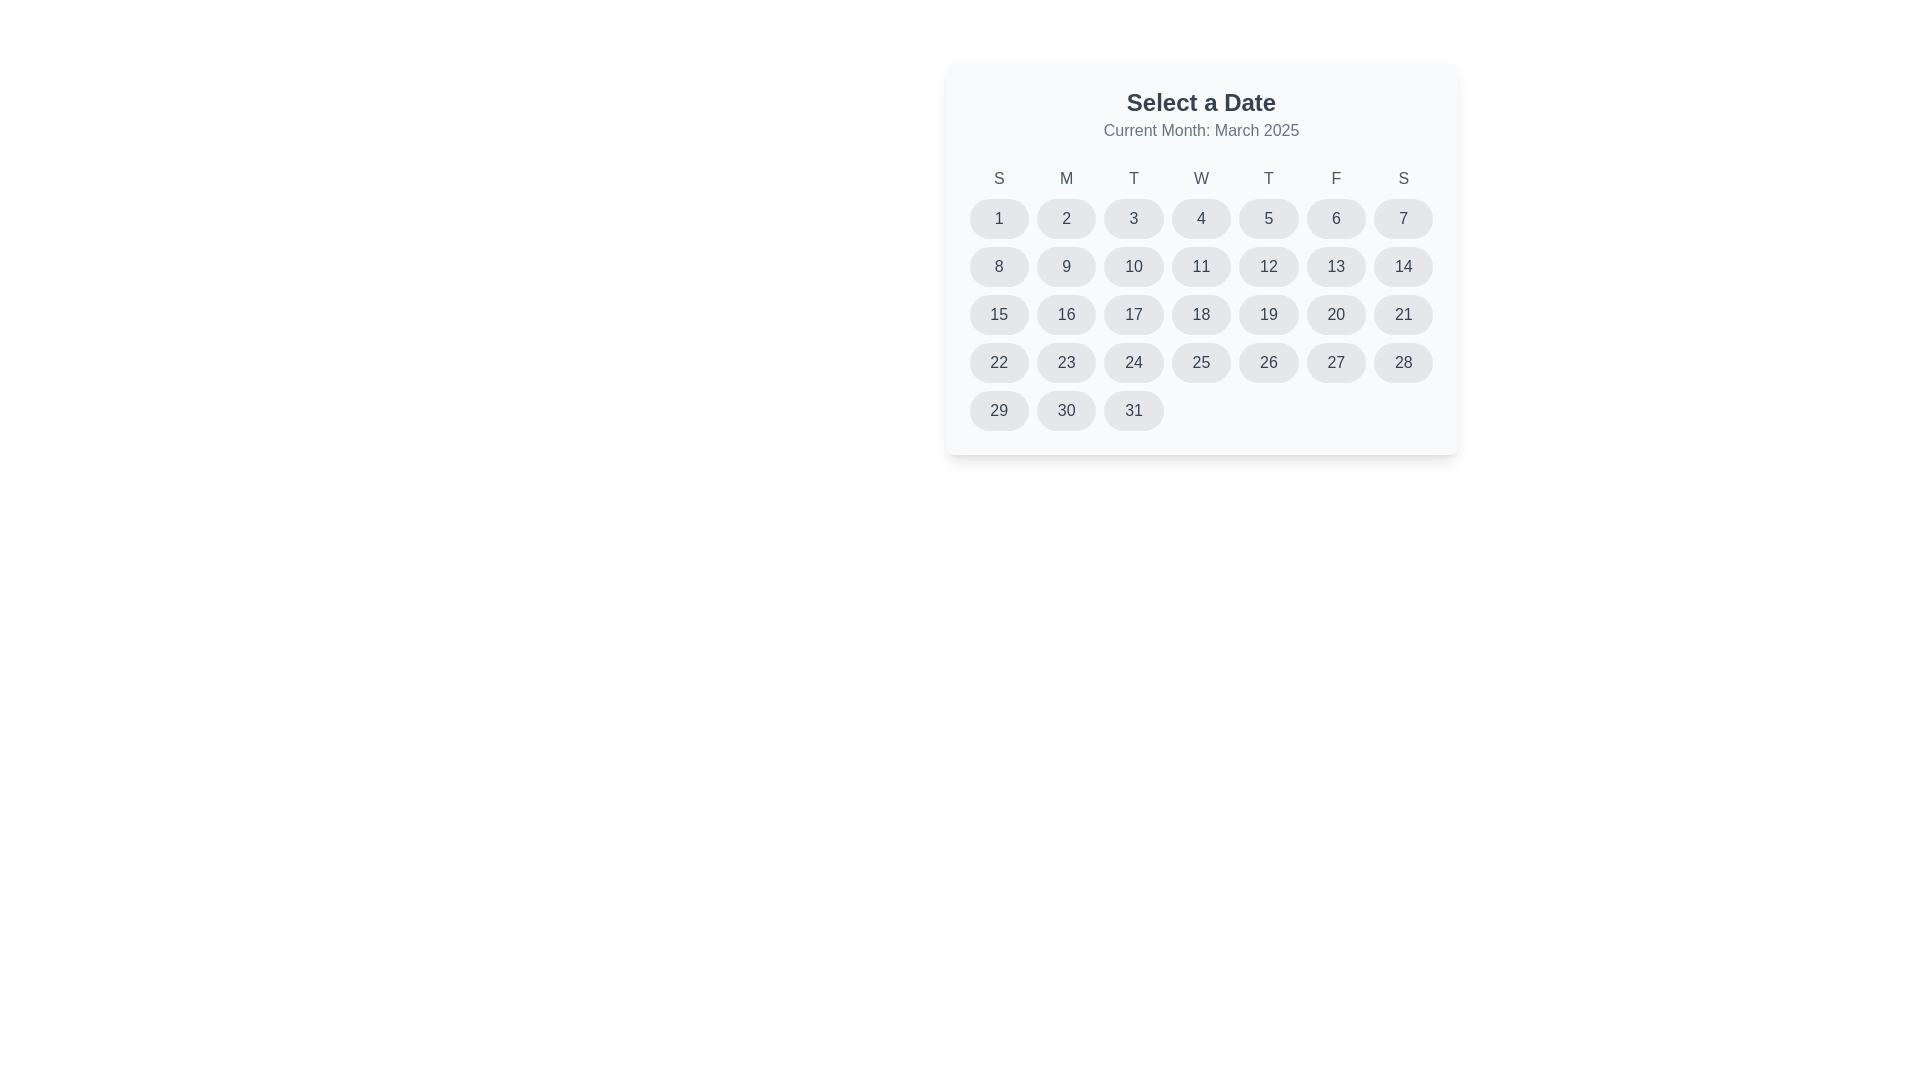 Image resolution: width=1920 pixels, height=1080 pixels. I want to click on the fourth interactive date button for the date '4' in the calendar interface, so click(1200, 219).